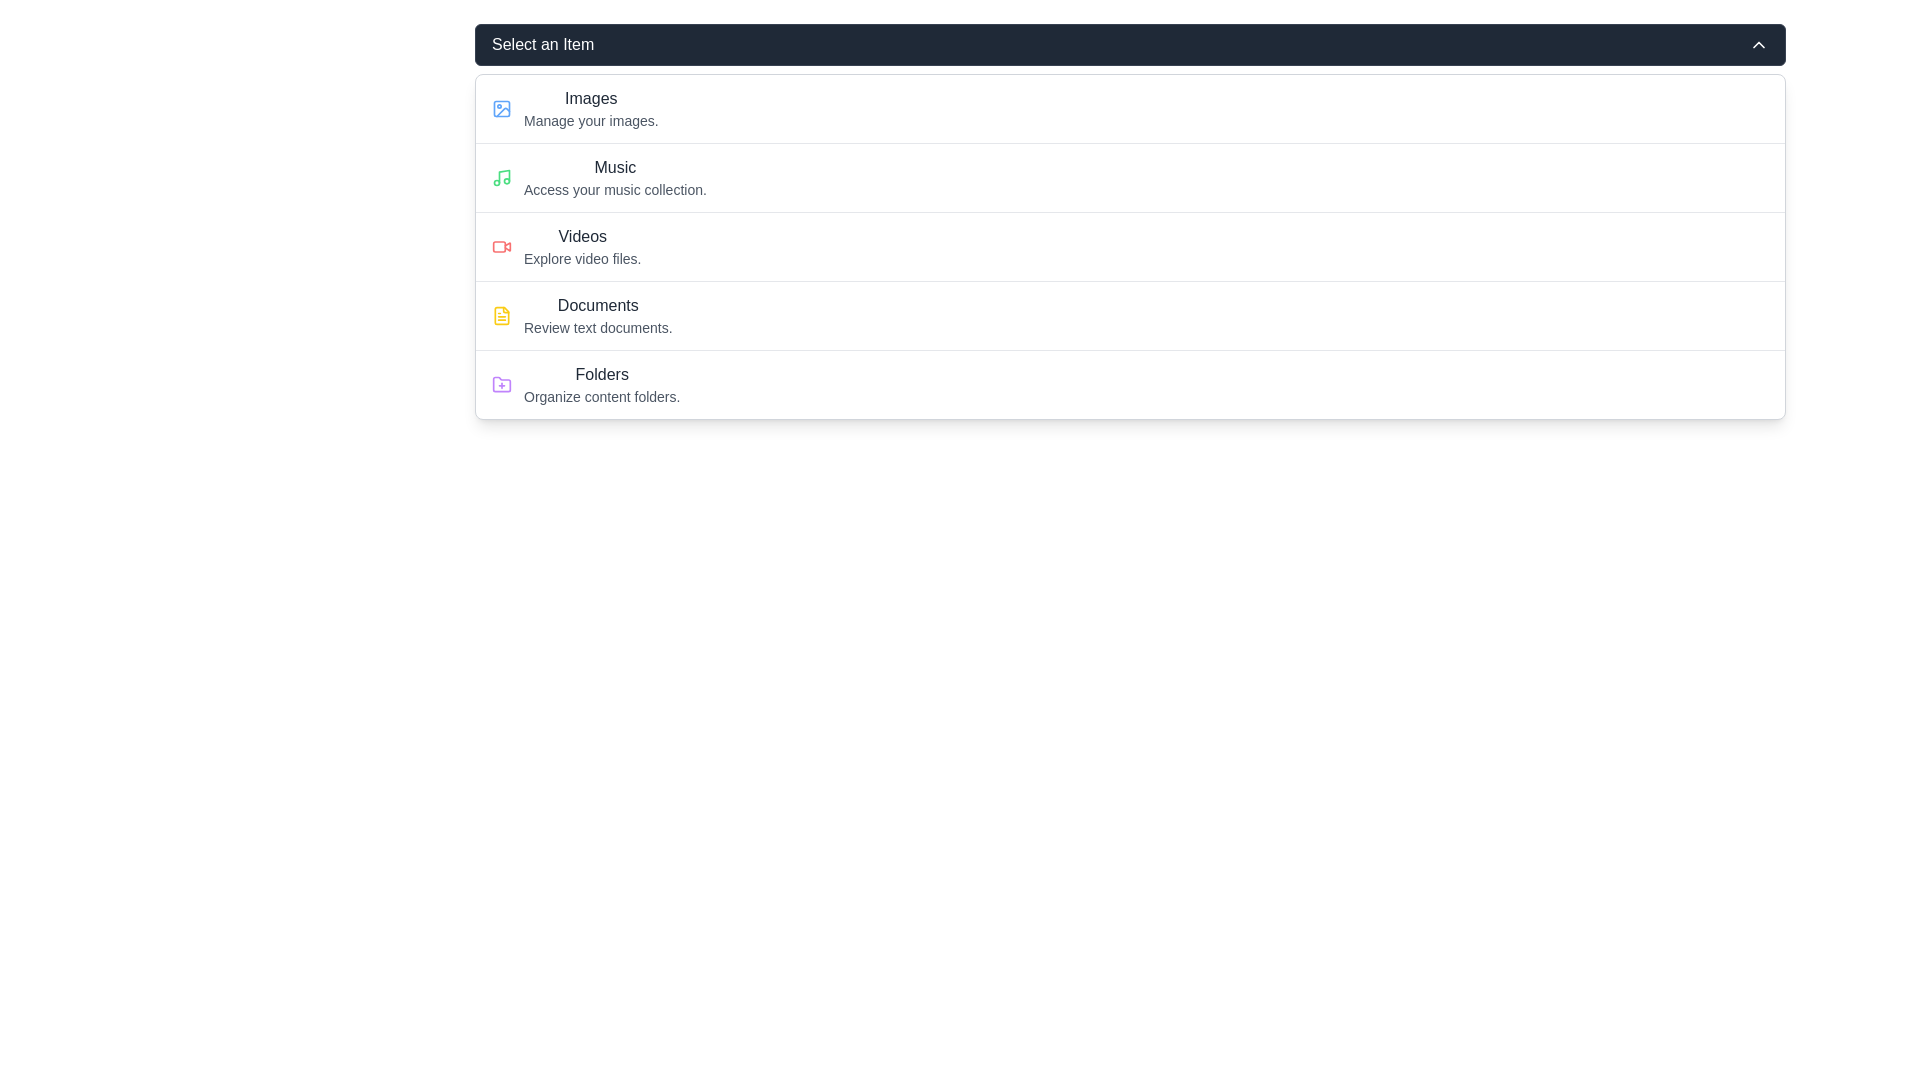 The width and height of the screenshot is (1920, 1080). Describe the element at coordinates (1130, 384) in the screenshot. I see `the fifth List Item element, which has a purple folder icon with a plus sign and the text 'Folders'` at that location.